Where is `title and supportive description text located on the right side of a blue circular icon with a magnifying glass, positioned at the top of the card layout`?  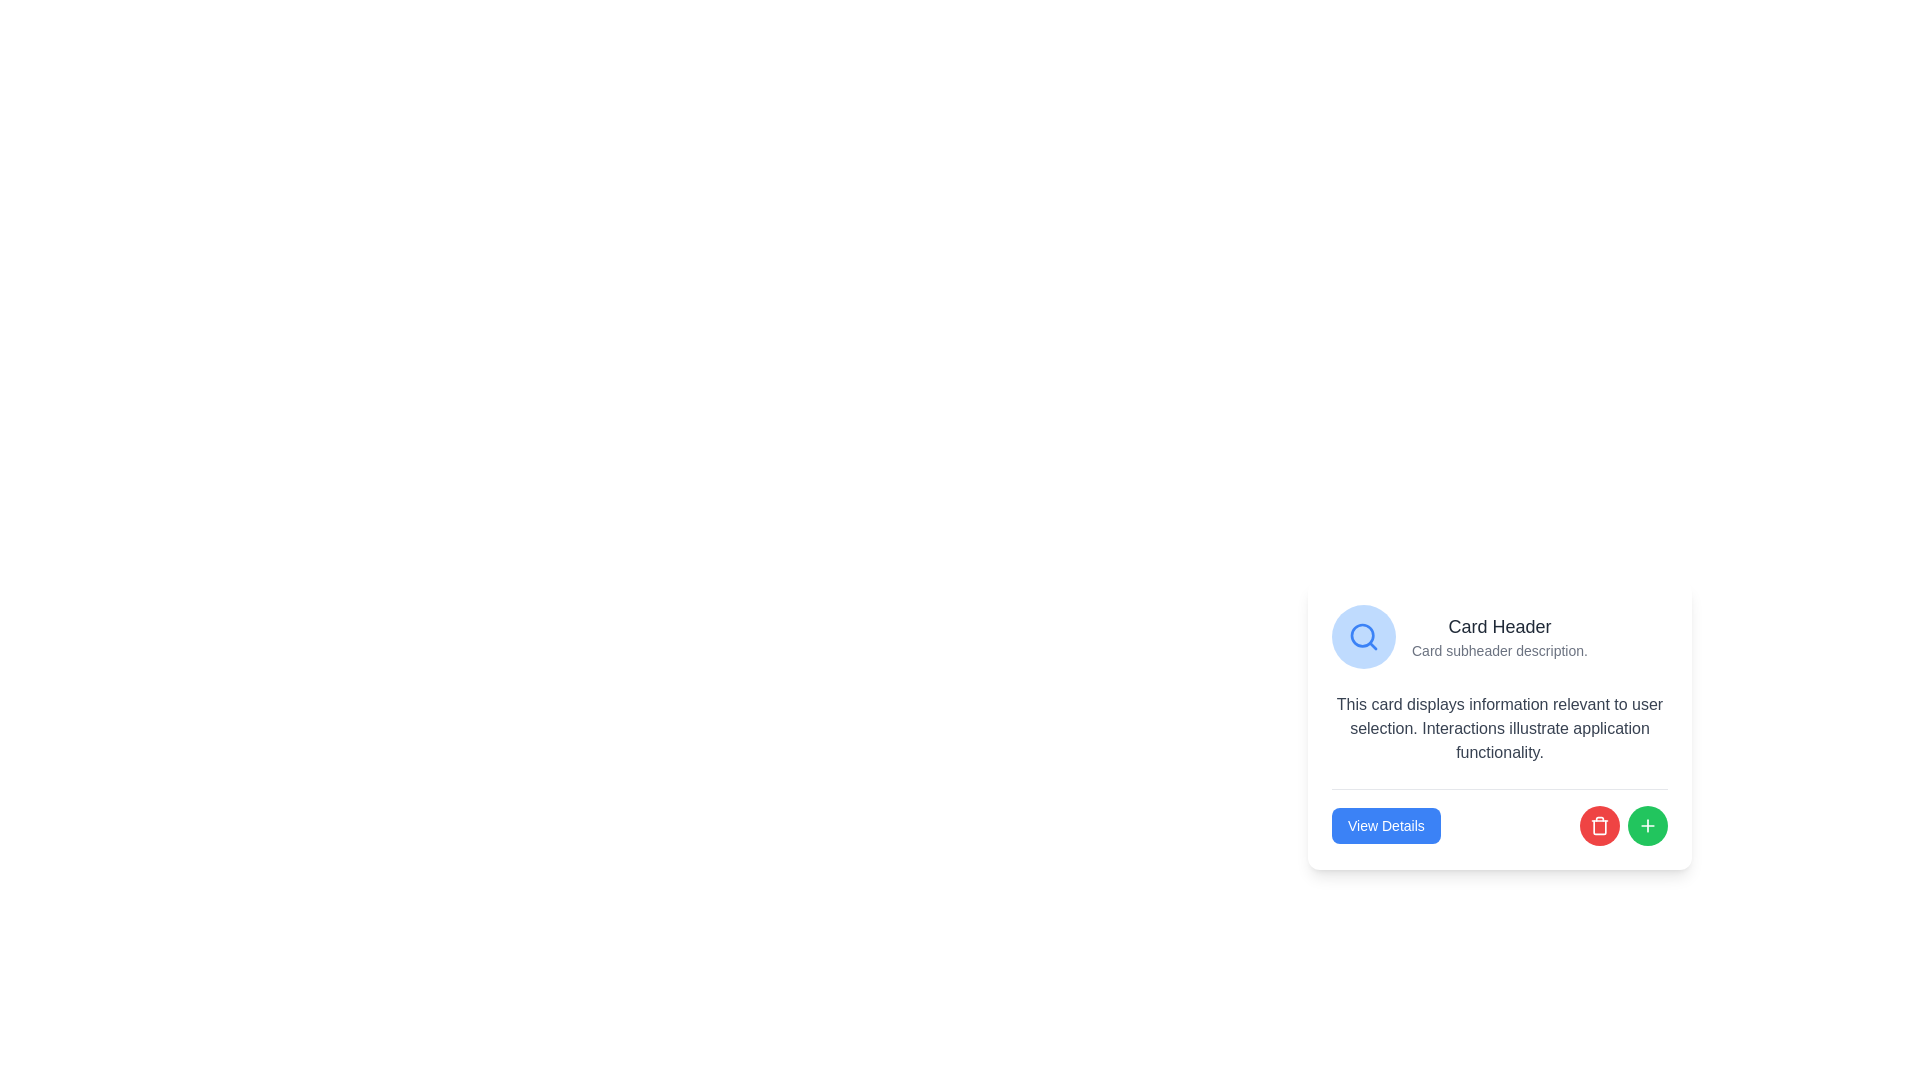
title and supportive description text located on the right side of a blue circular icon with a magnifying glass, positioned at the top of the card layout is located at coordinates (1499, 636).